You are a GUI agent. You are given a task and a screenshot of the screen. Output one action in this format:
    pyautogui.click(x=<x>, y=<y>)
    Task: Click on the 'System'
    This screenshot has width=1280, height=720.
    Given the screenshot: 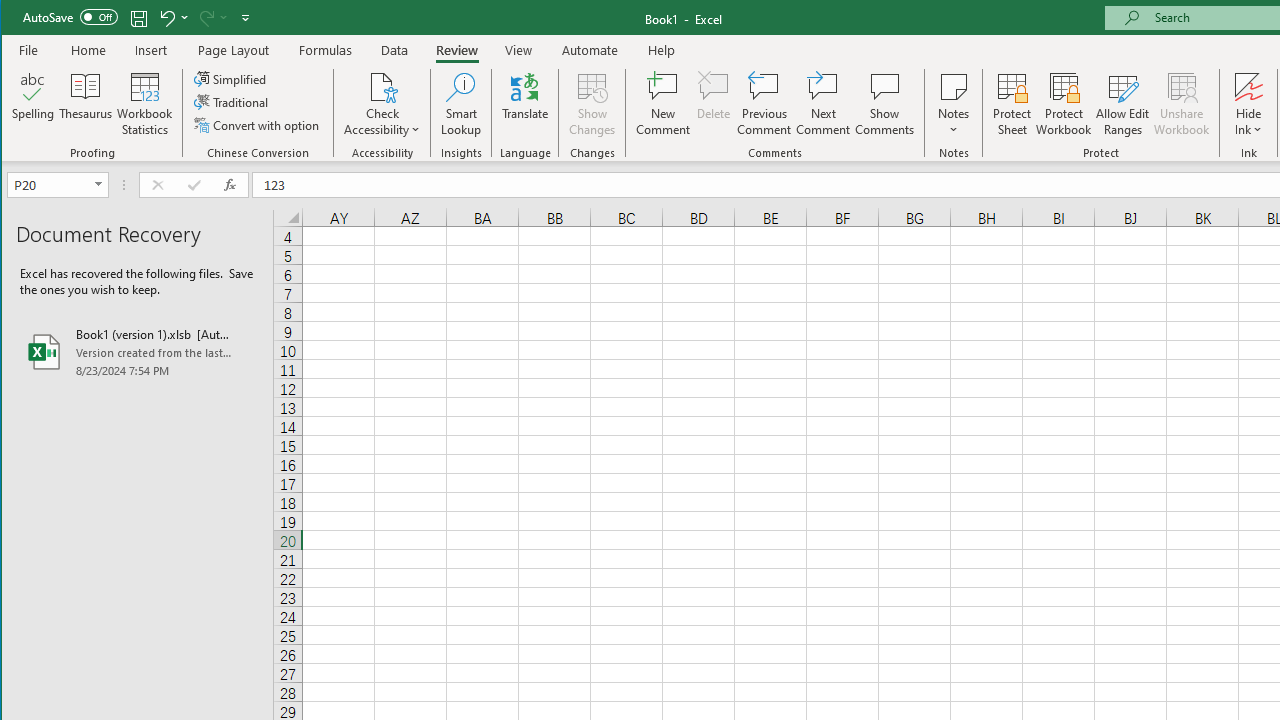 What is the action you would take?
    pyautogui.click(x=19, y=19)
    